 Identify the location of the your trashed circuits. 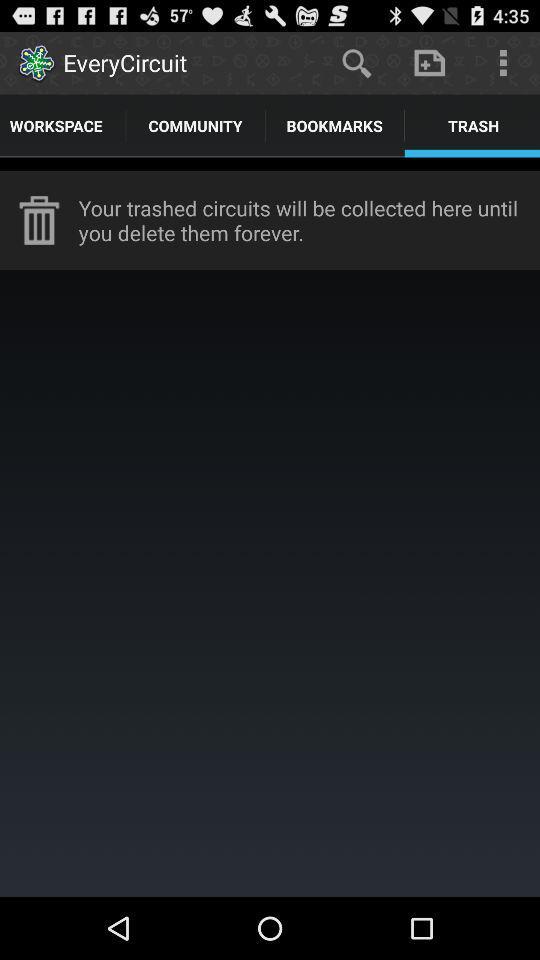
(309, 220).